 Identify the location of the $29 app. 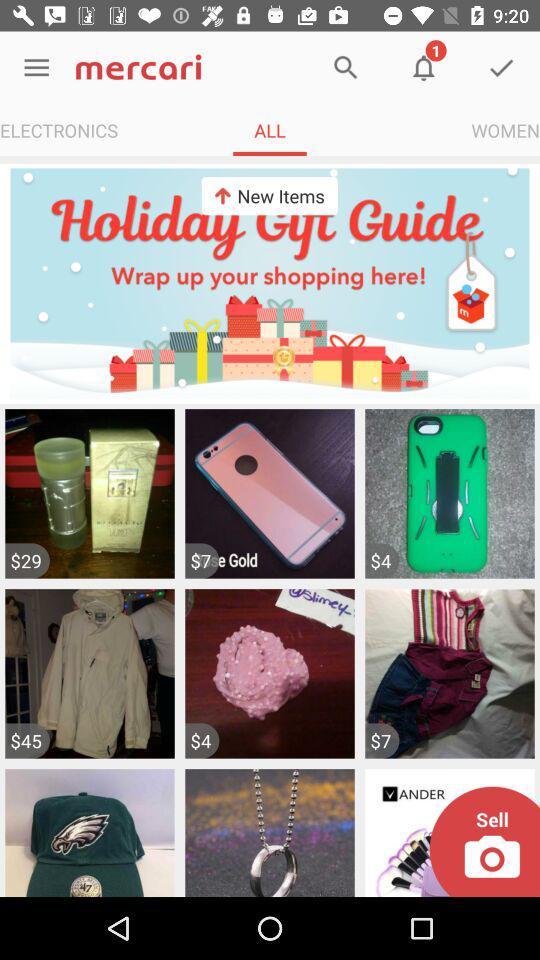
(26, 561).